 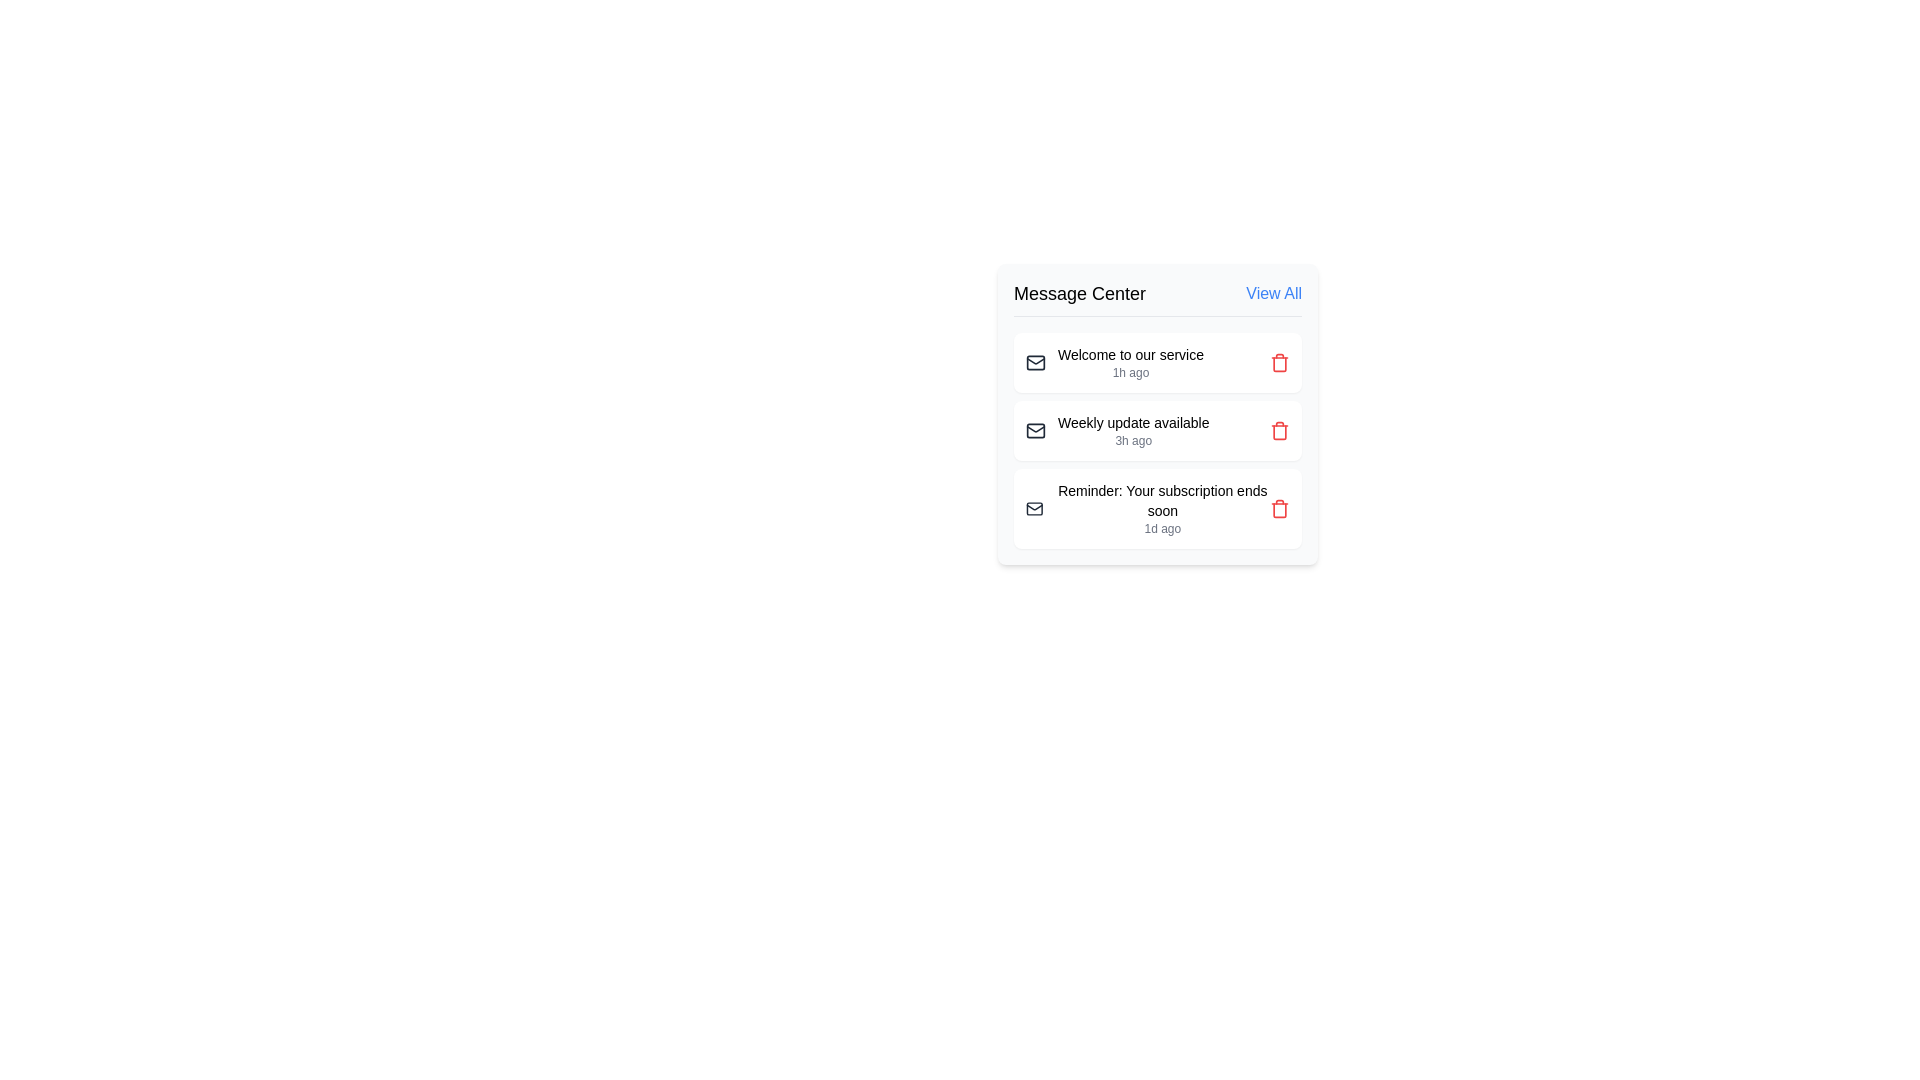 I want to click on the envelope icon in the list item labeled 'Weekly update available' to preview the message, so click(x=1157, y=430).